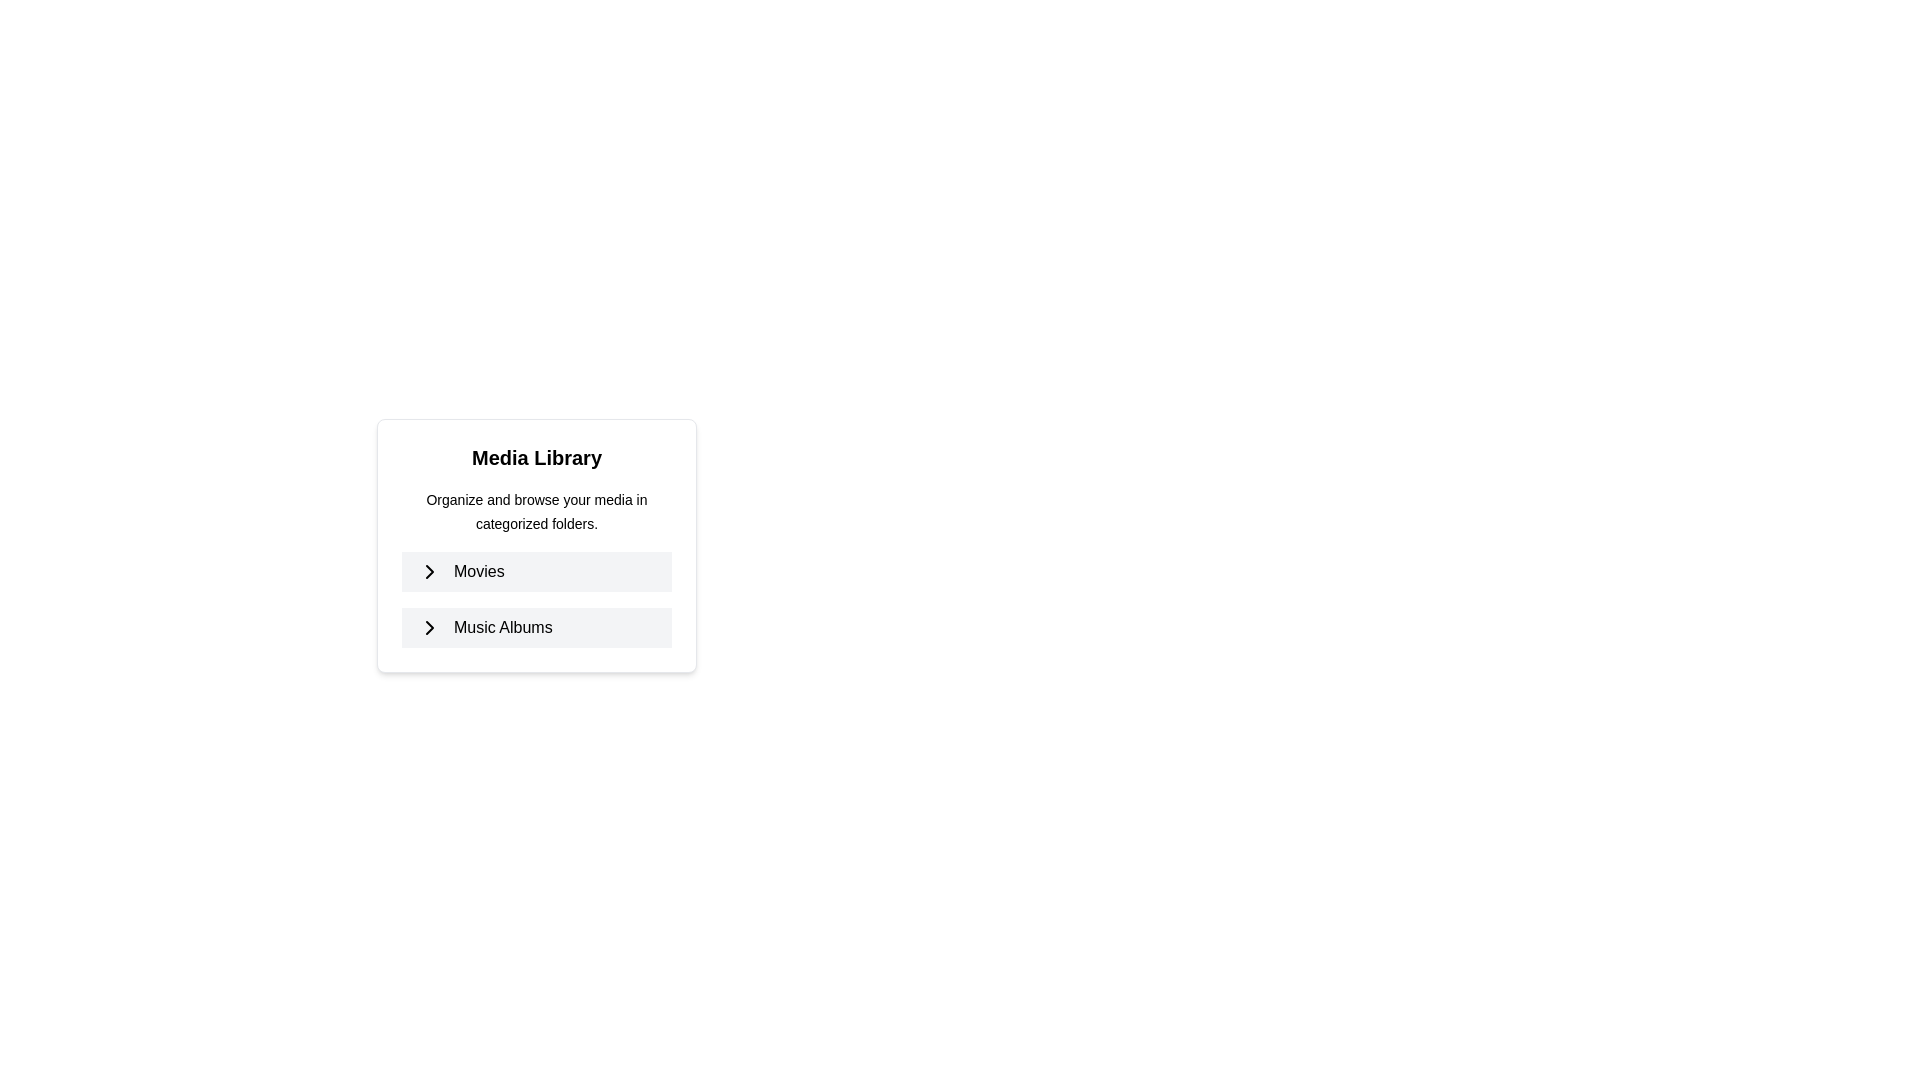 The height and width of the screenshot is (1080, 1920). I want to click on the 'Movies' category text label located in the first row of the vertical list of options in the 'Media Library' section, so click(460, 571).